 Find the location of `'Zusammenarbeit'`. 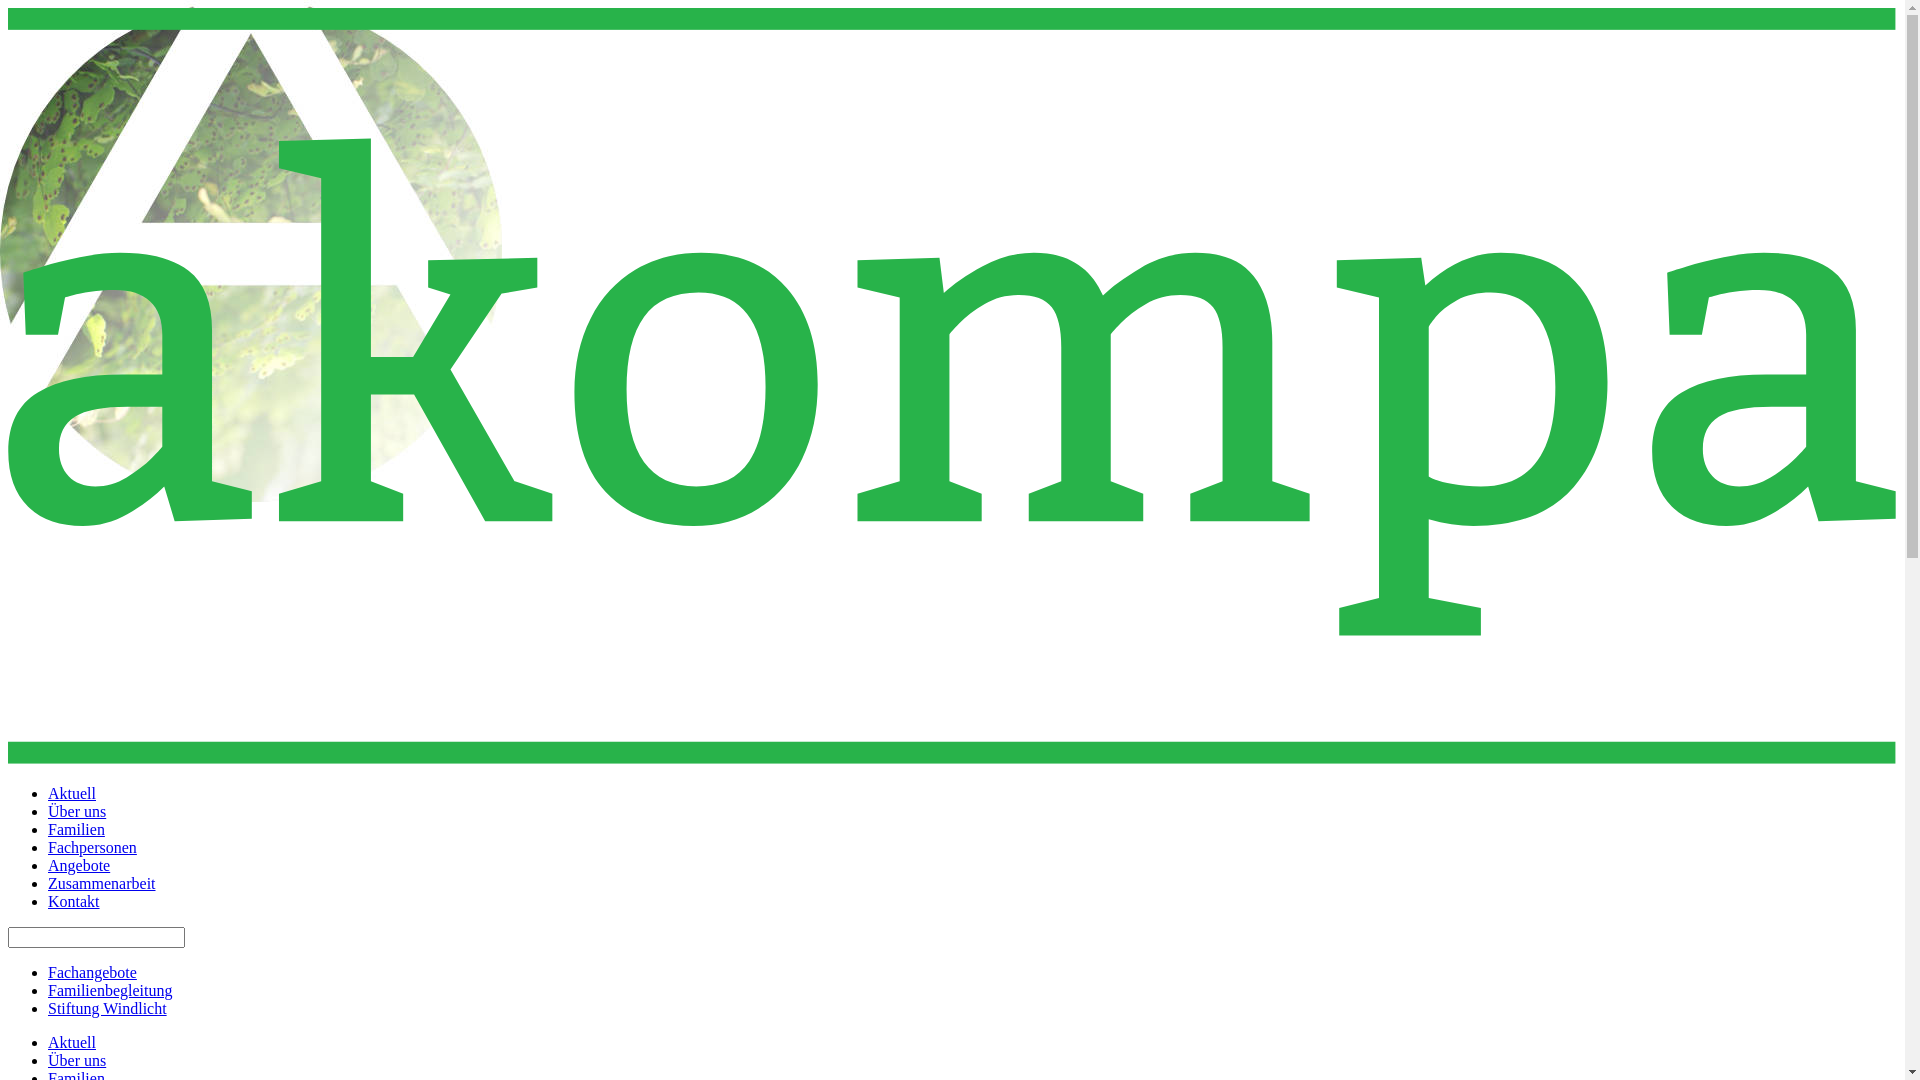

'Zusammenarbeit' is located at coordinates (100, 882).